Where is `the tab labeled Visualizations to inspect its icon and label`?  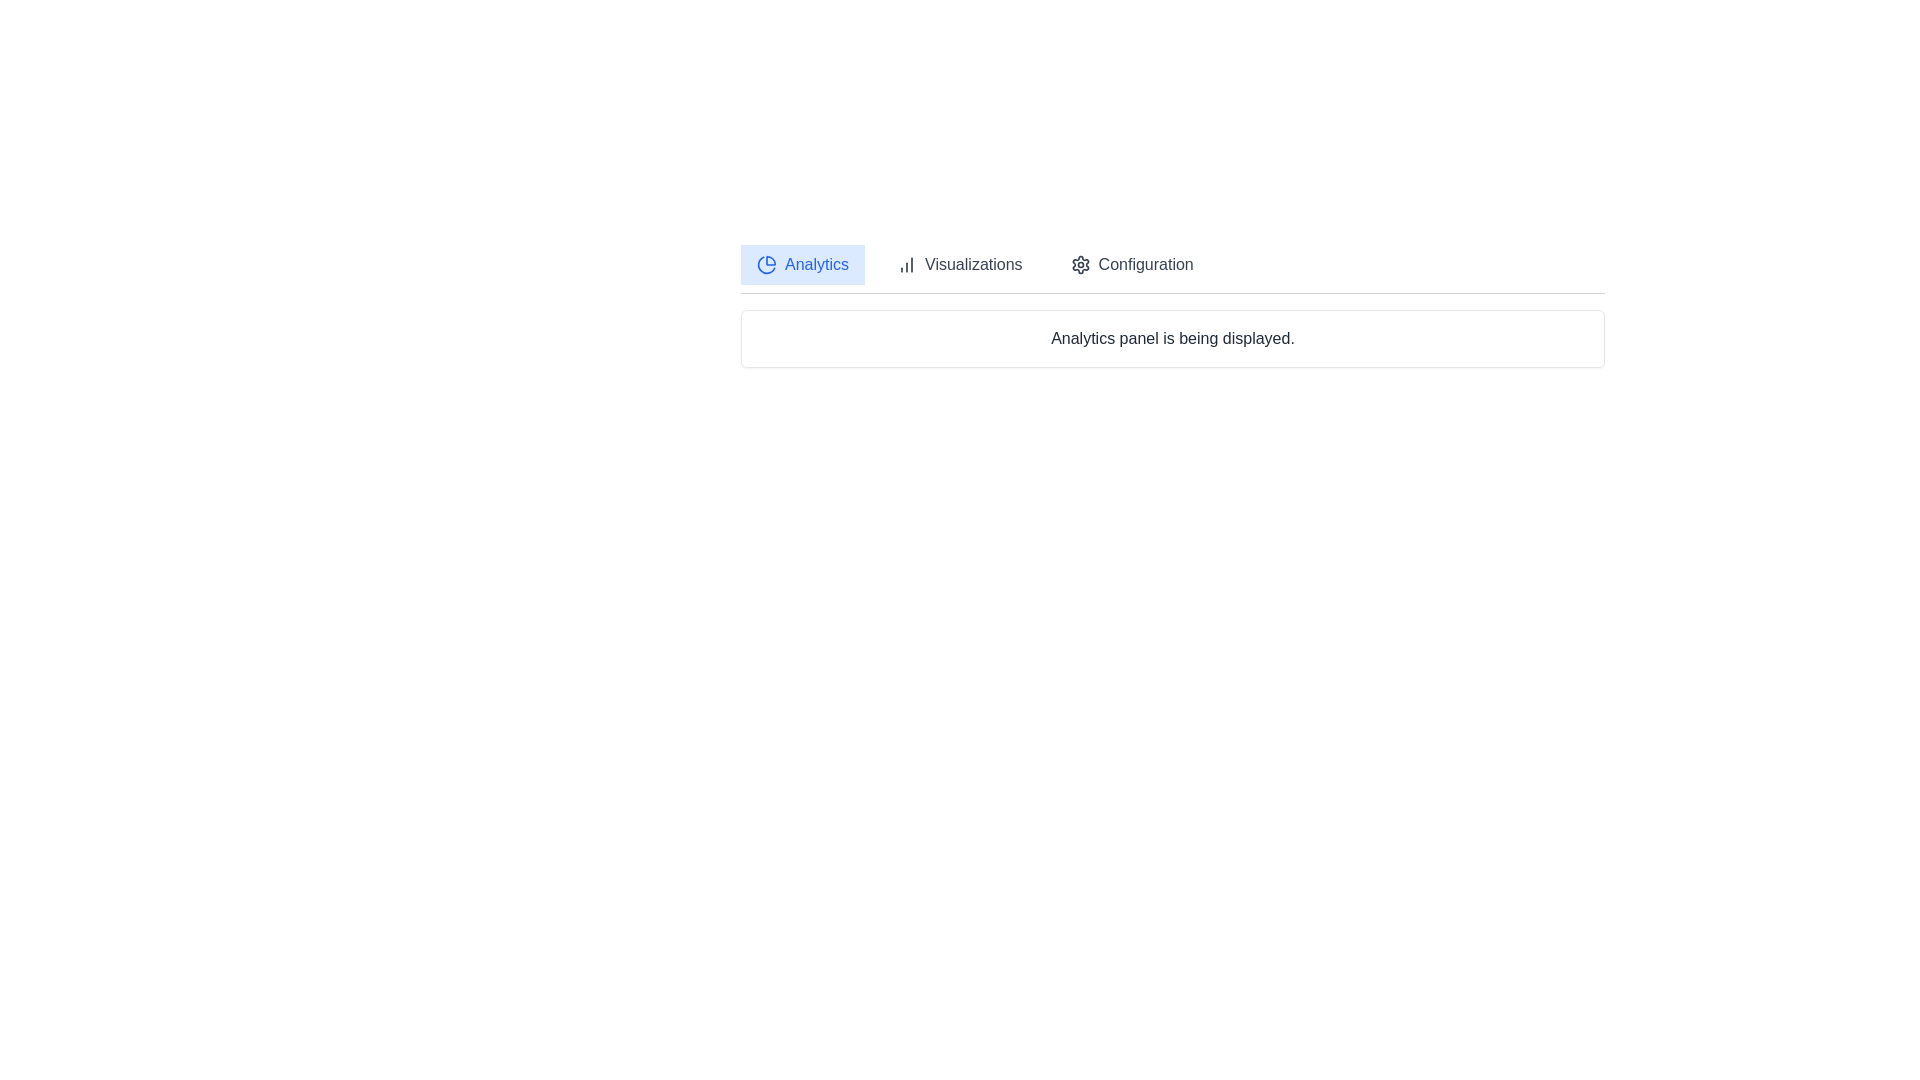
the tab labeled Visualizations to inspect its icon and label is located at coordinates (958, 264).